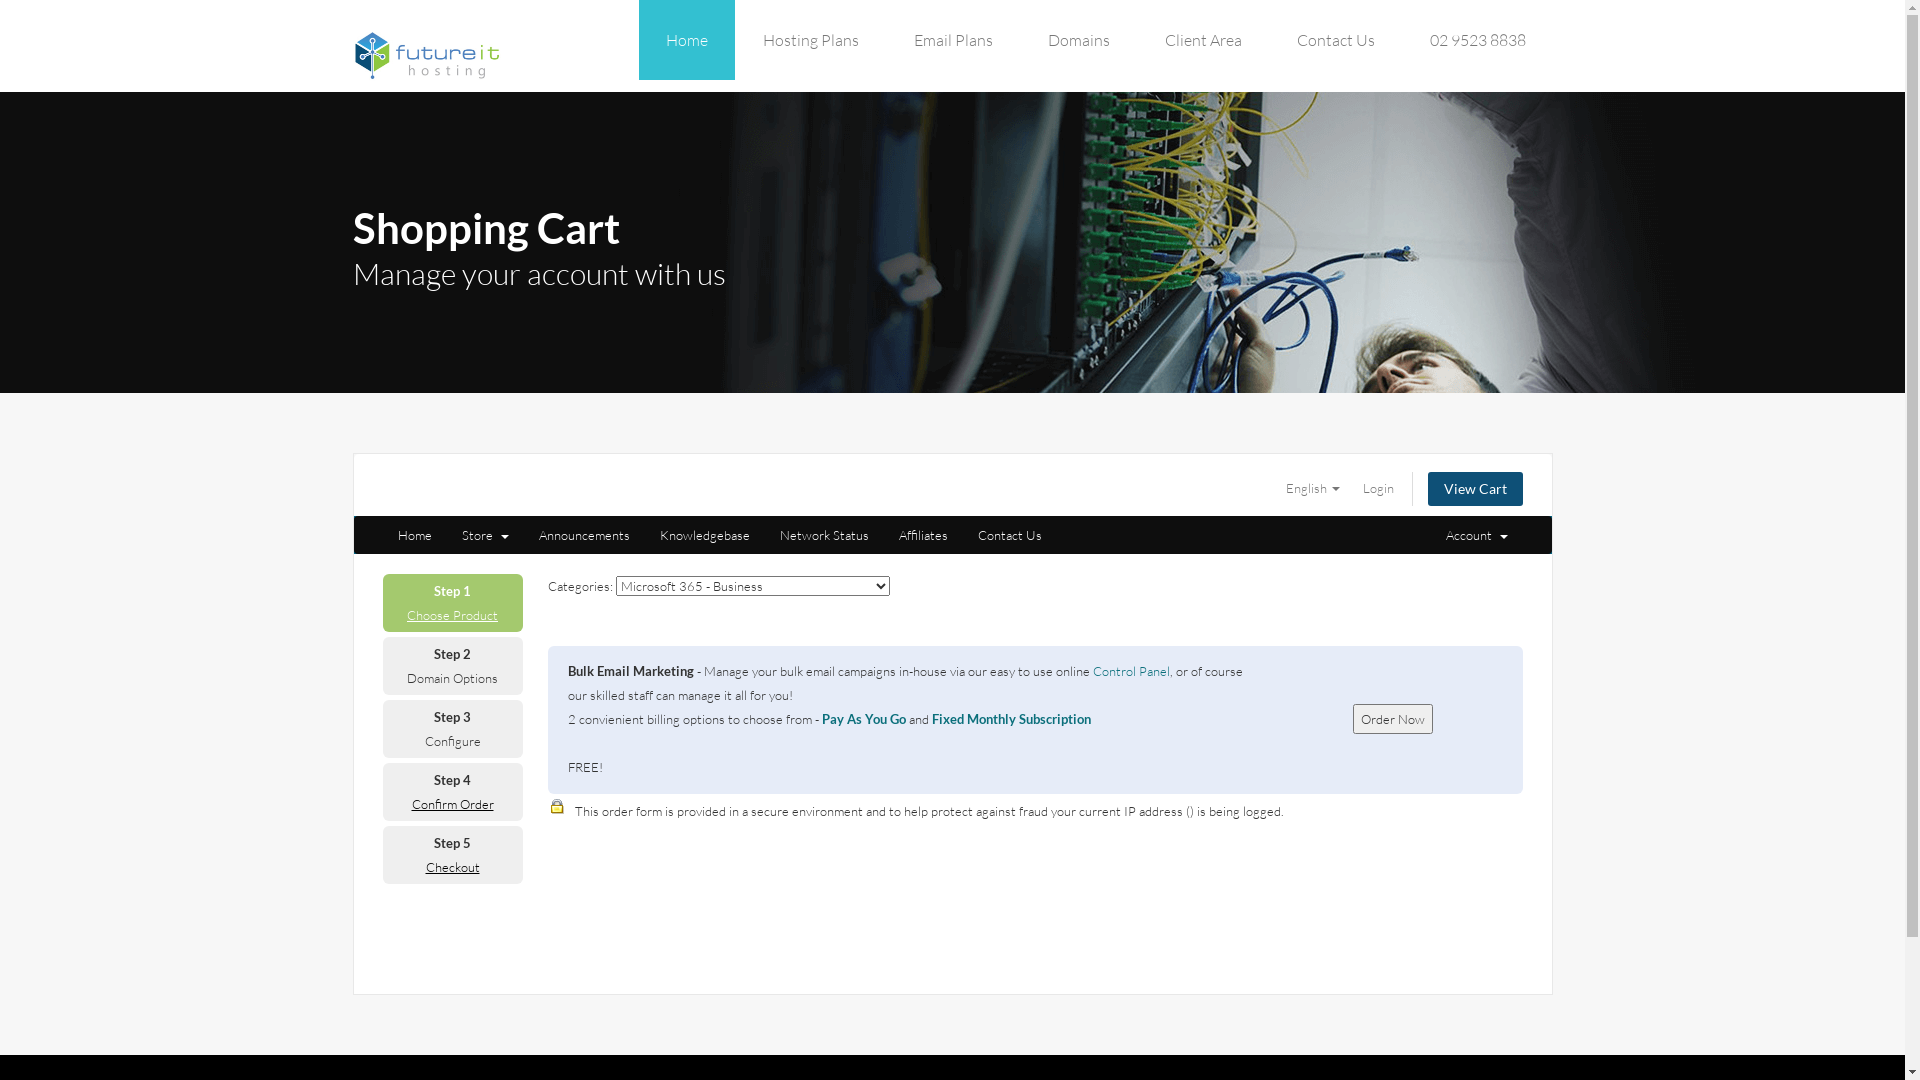  I want to click on 'Affiliates', so click(922, 534).